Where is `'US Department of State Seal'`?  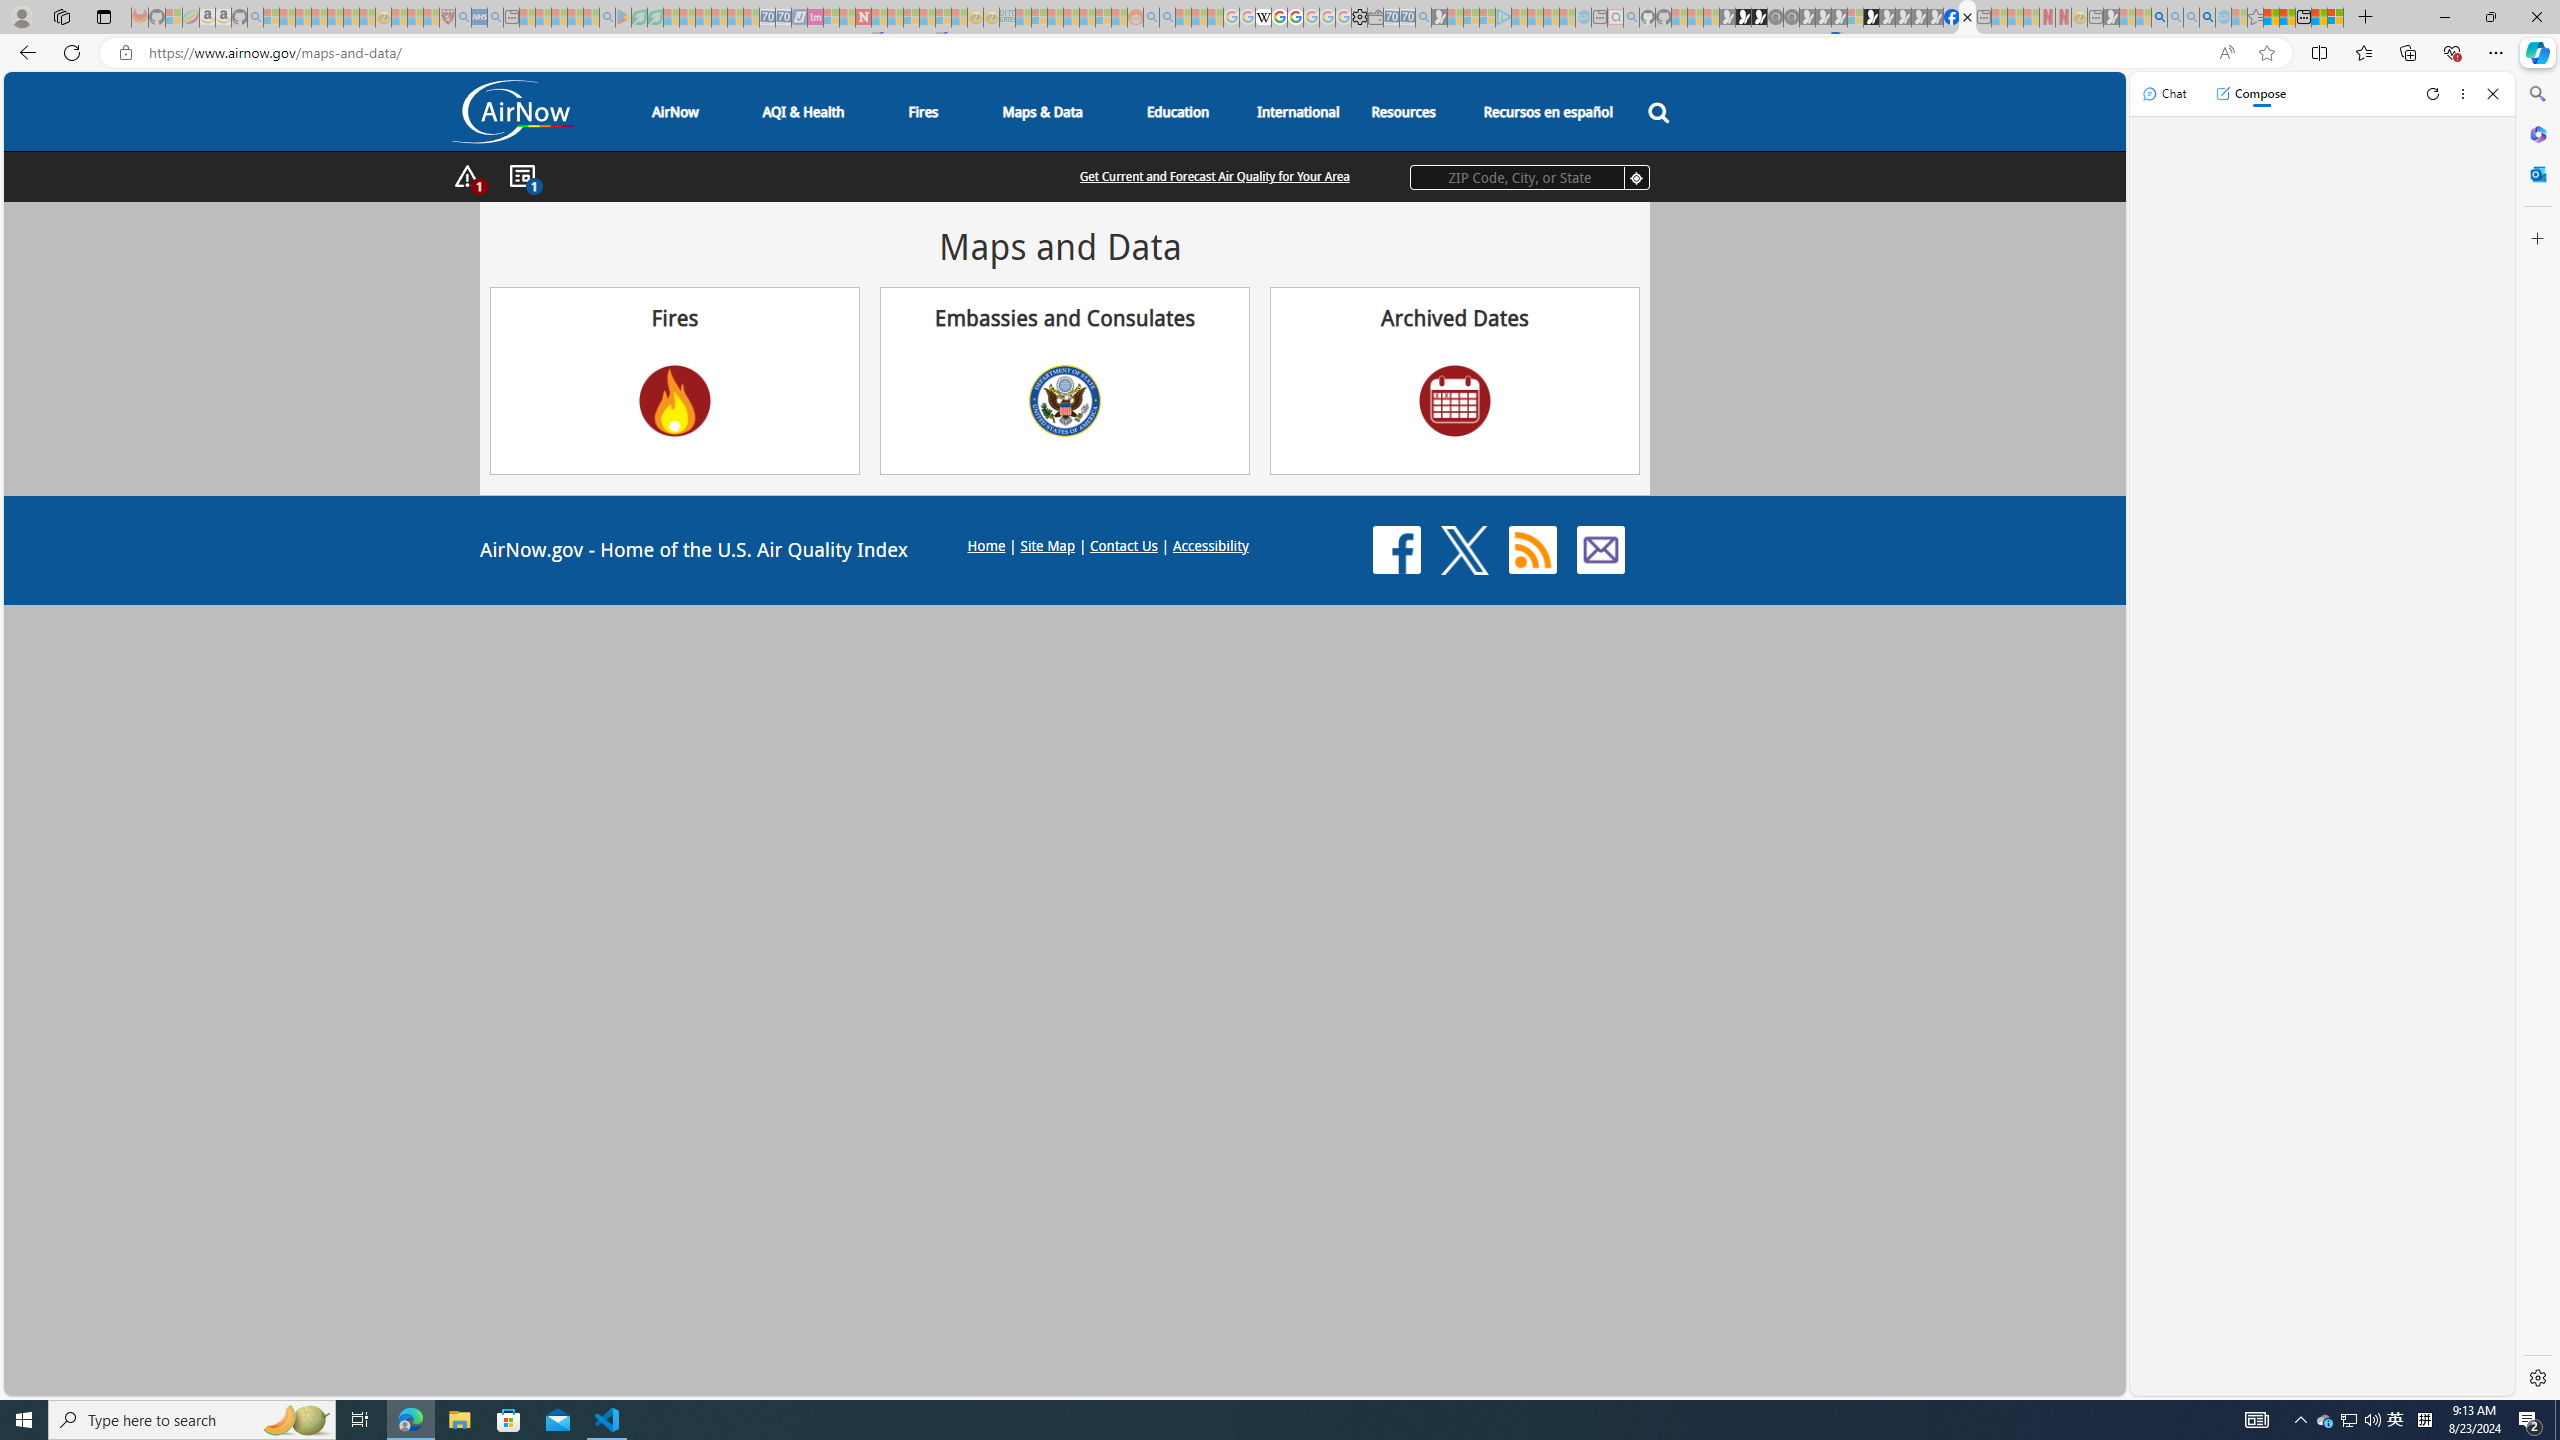 'US Department of State Seal' is located at coordinates (1063, 399).